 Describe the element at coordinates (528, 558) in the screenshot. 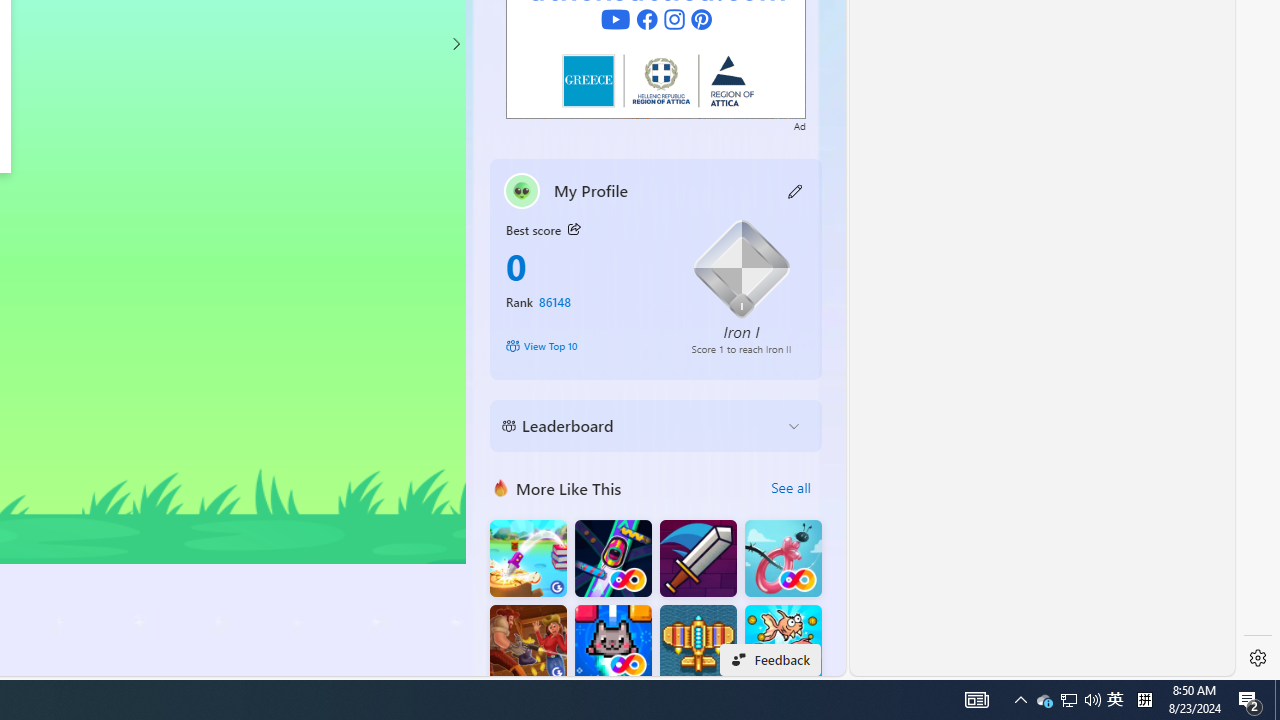

I see `'Knife Flip'` at that location.